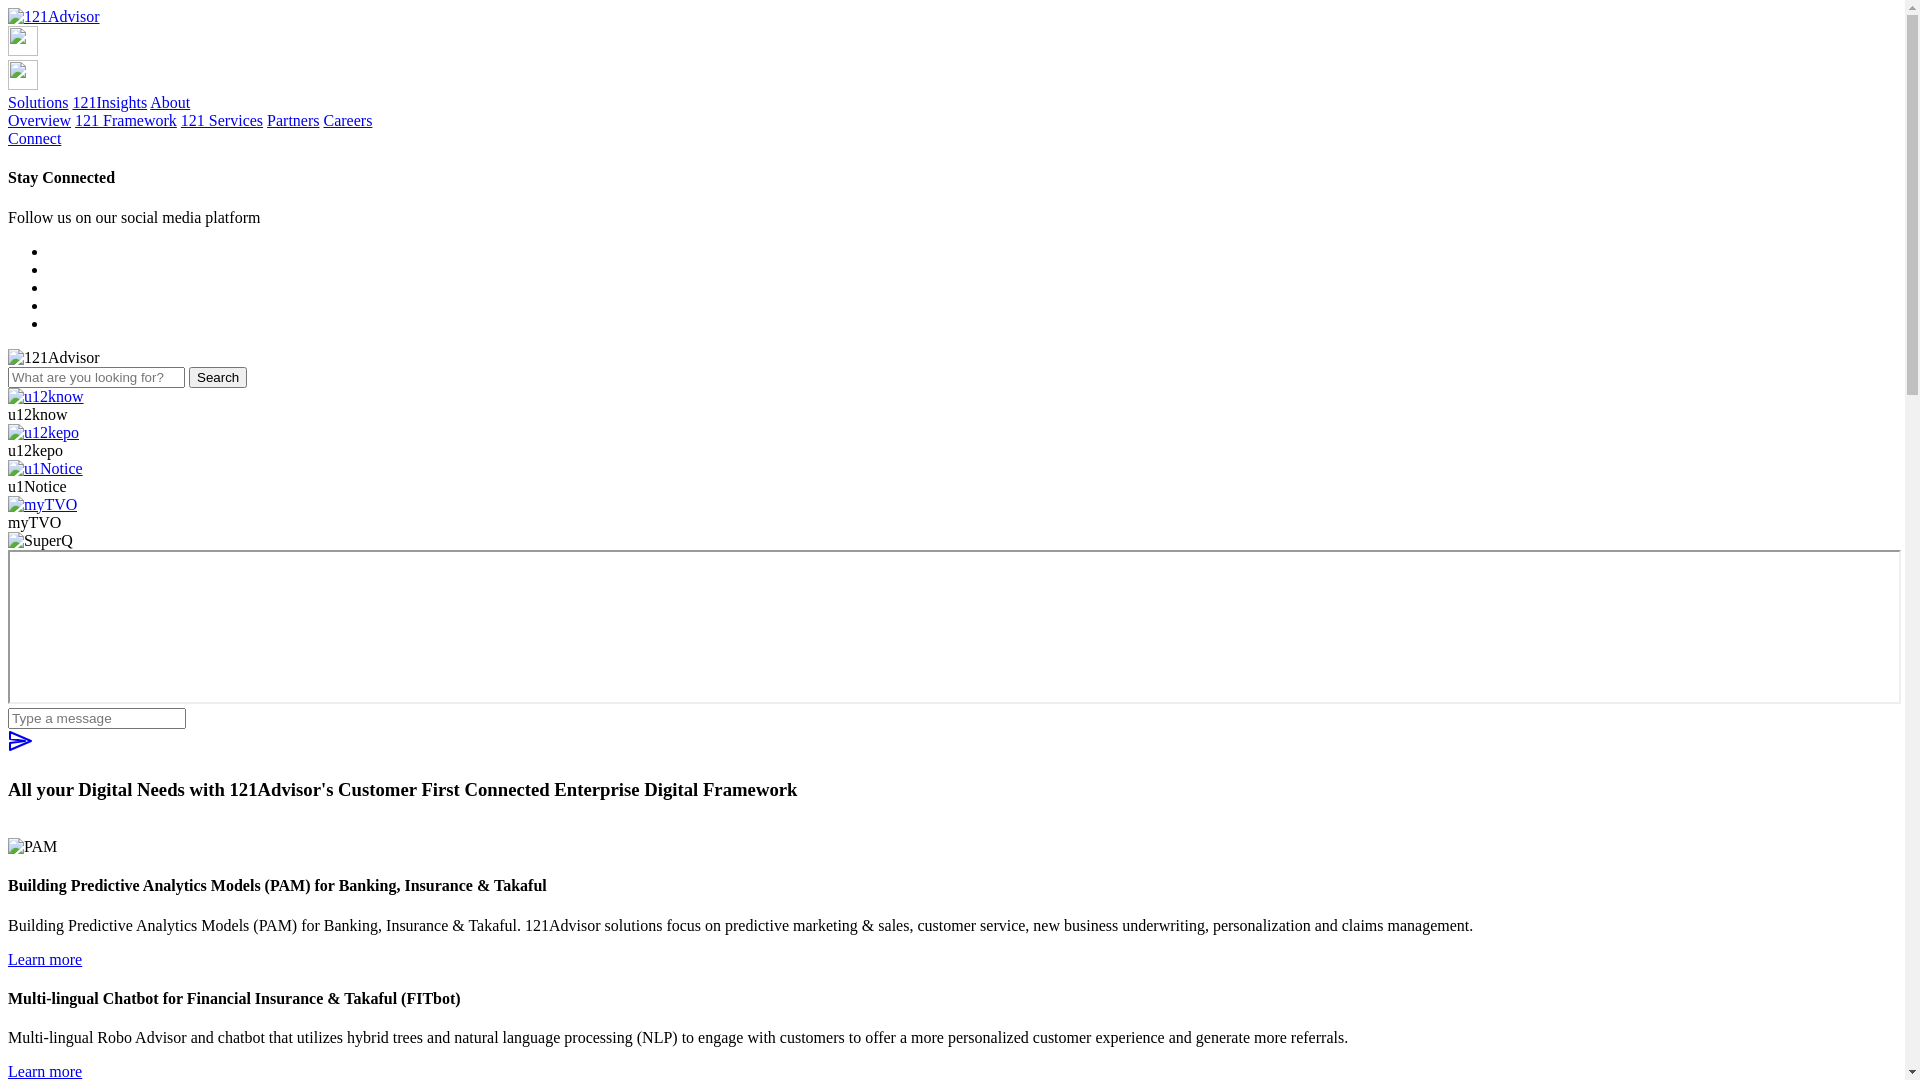 The width and height of the screenshot is (1920, 1080). What do you see at coordinates (108, 102) in the screenshot?
I see `'121Insights'` at bounding box center [108, 102].